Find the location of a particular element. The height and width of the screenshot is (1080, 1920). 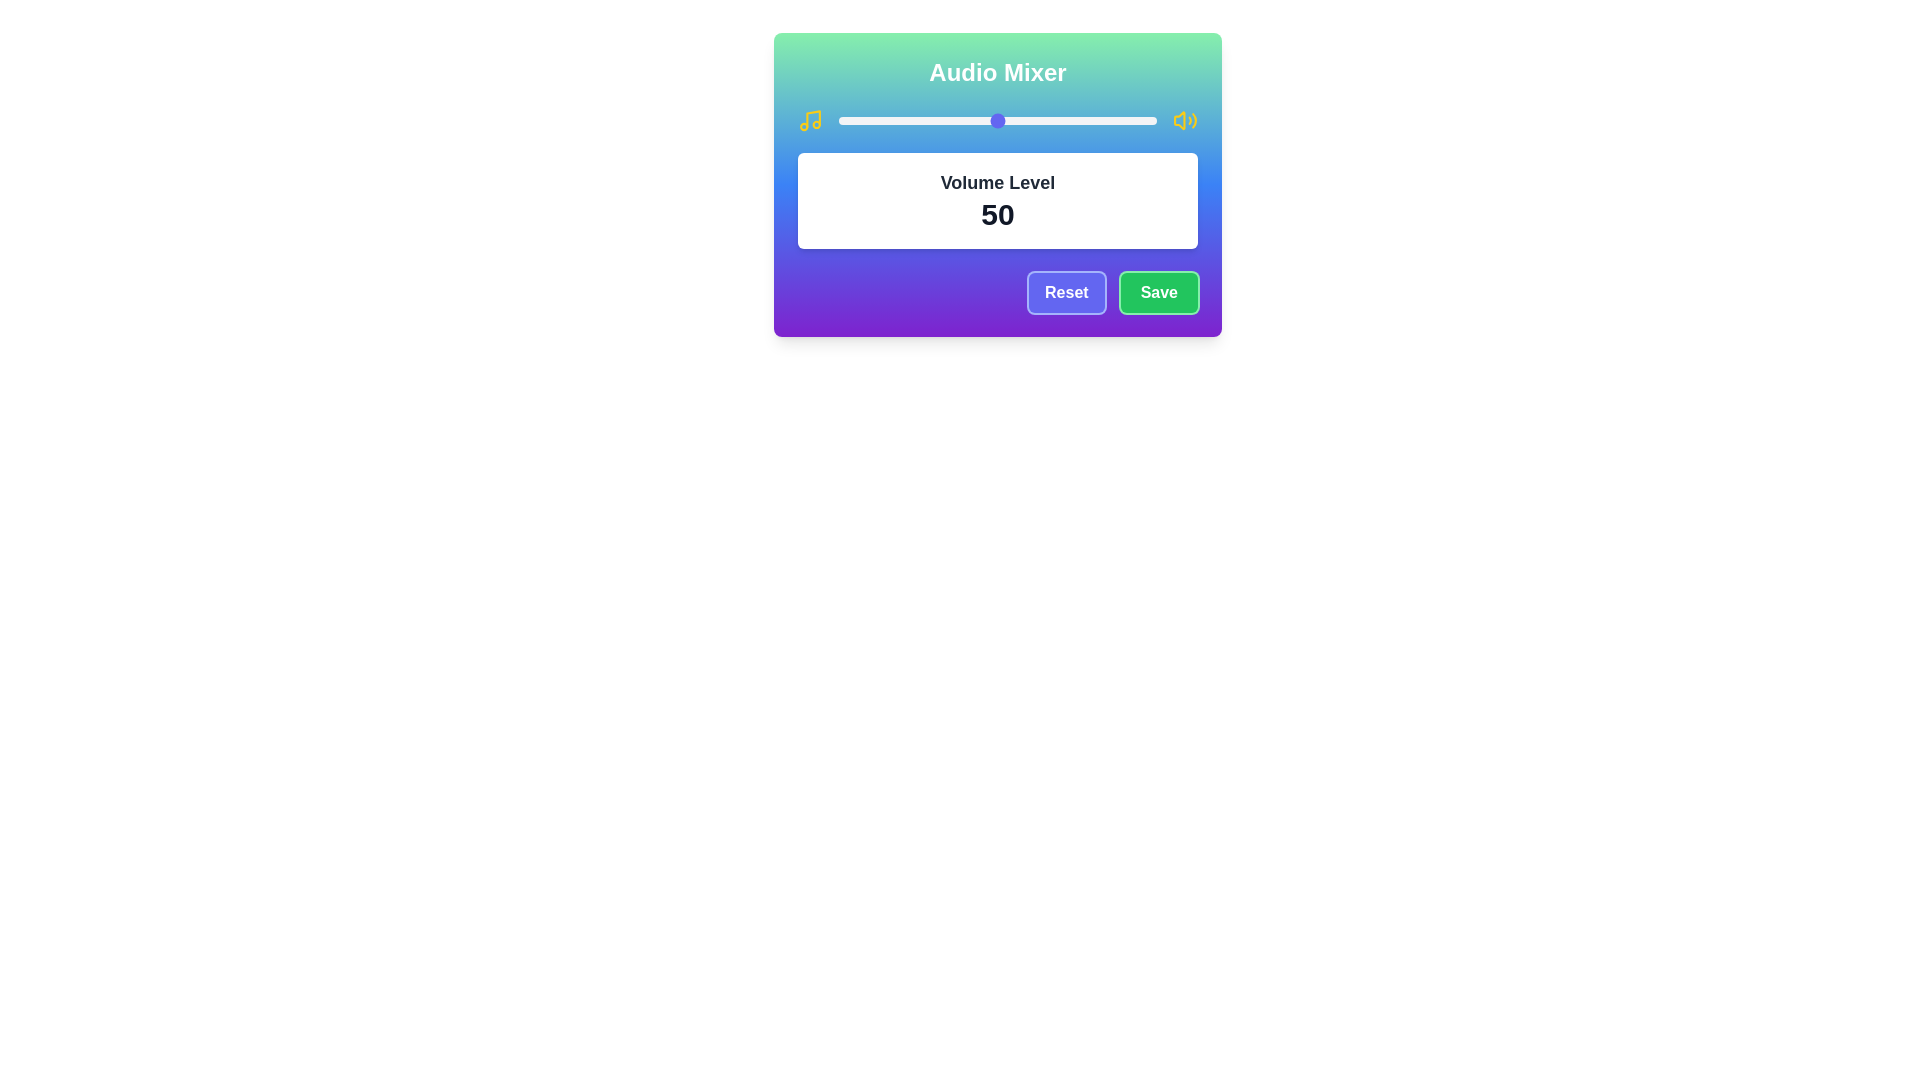

the slider is located at coordinates (962, 120).